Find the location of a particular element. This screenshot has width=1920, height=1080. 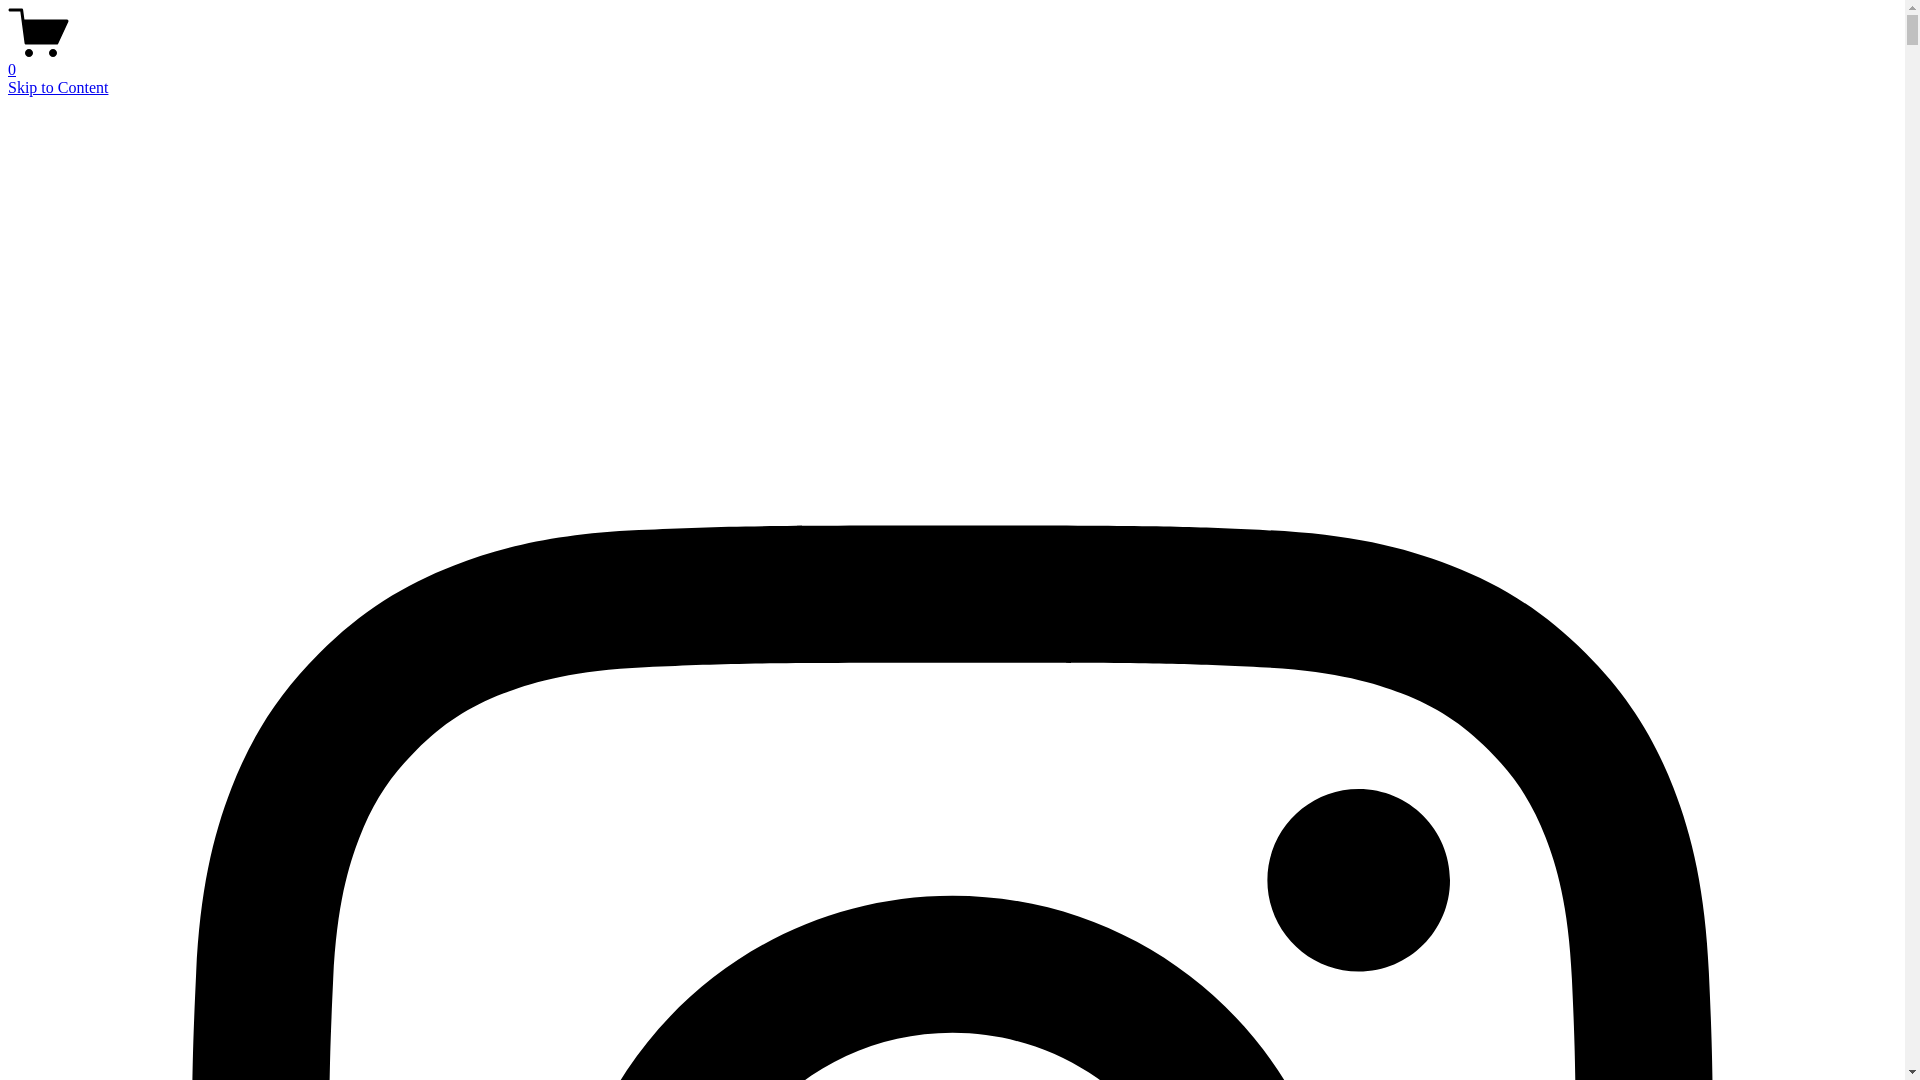

'Skip to Content' is located at coordinates (57, 86).